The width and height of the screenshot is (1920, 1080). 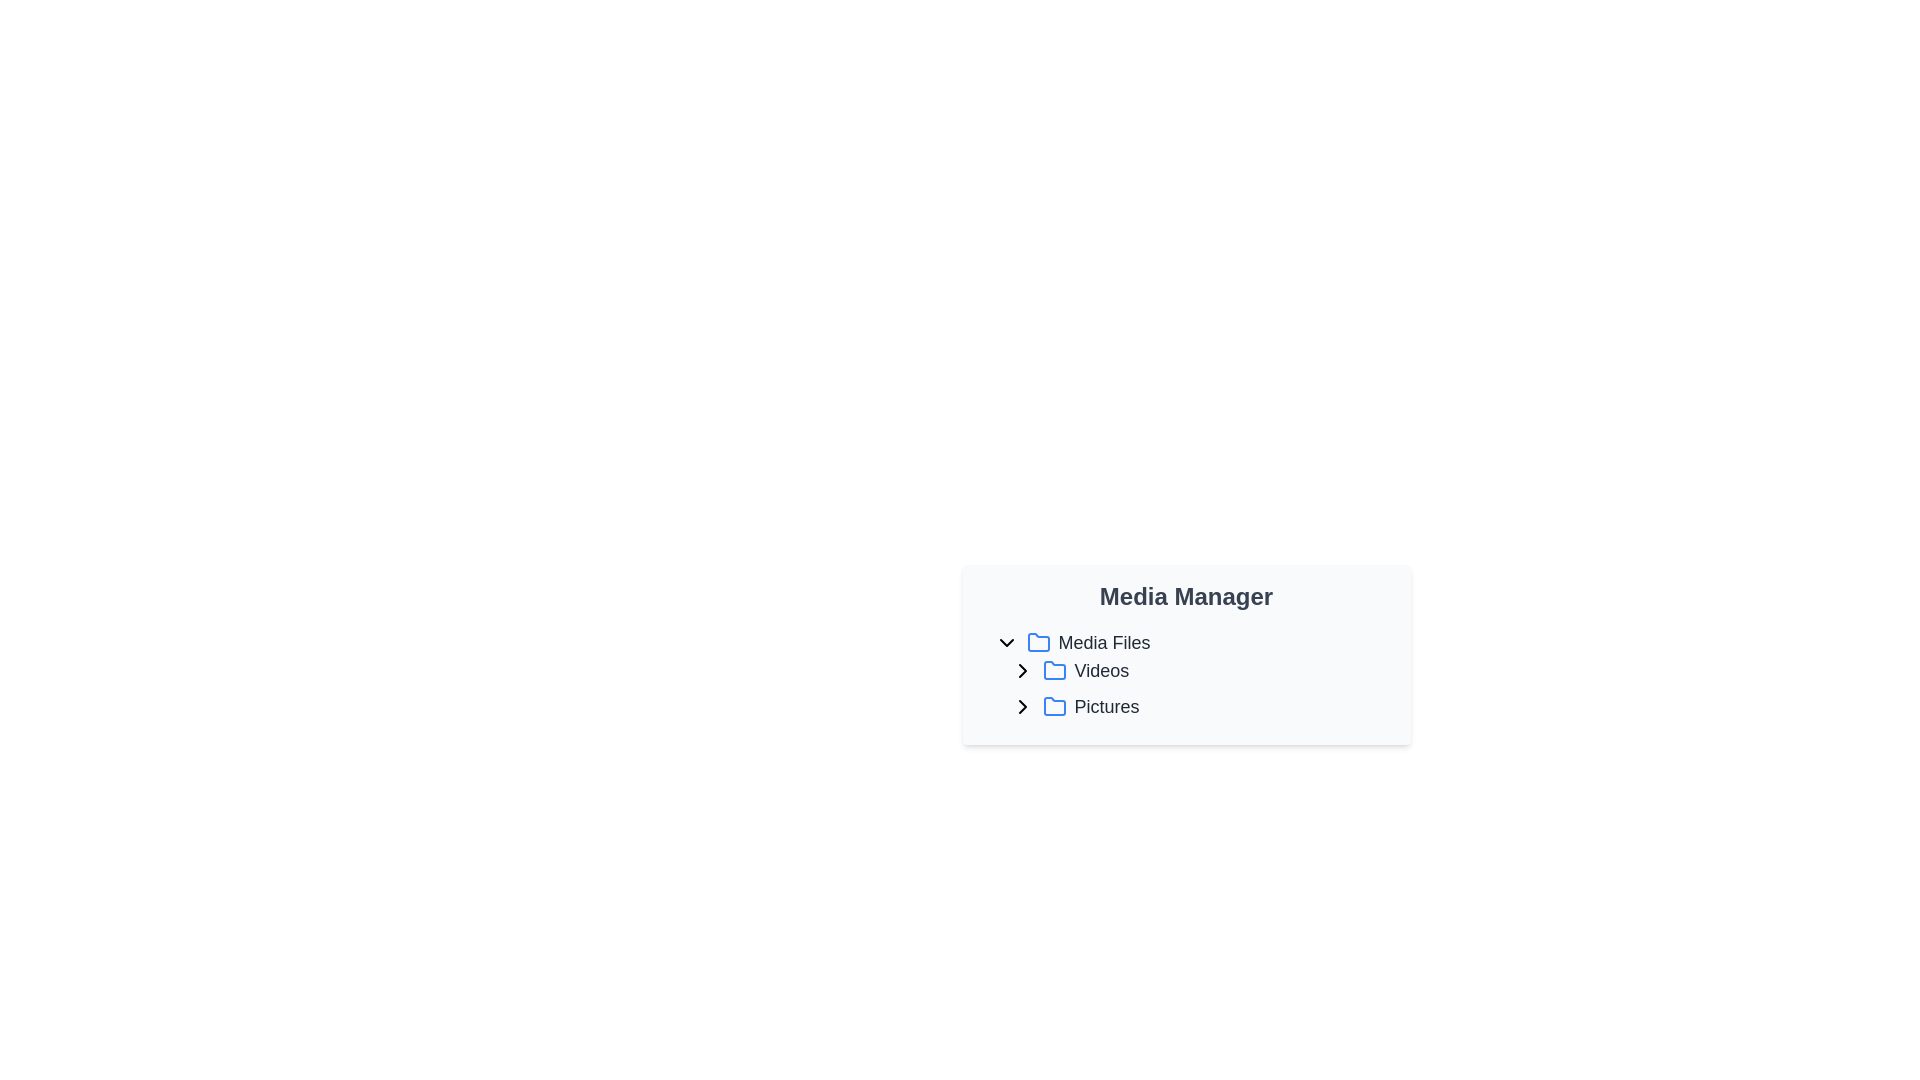 What do you see at coordinates (1022, 705) in the screenshot?
I see `the arrow icon` at bounding box center [1022, 705].